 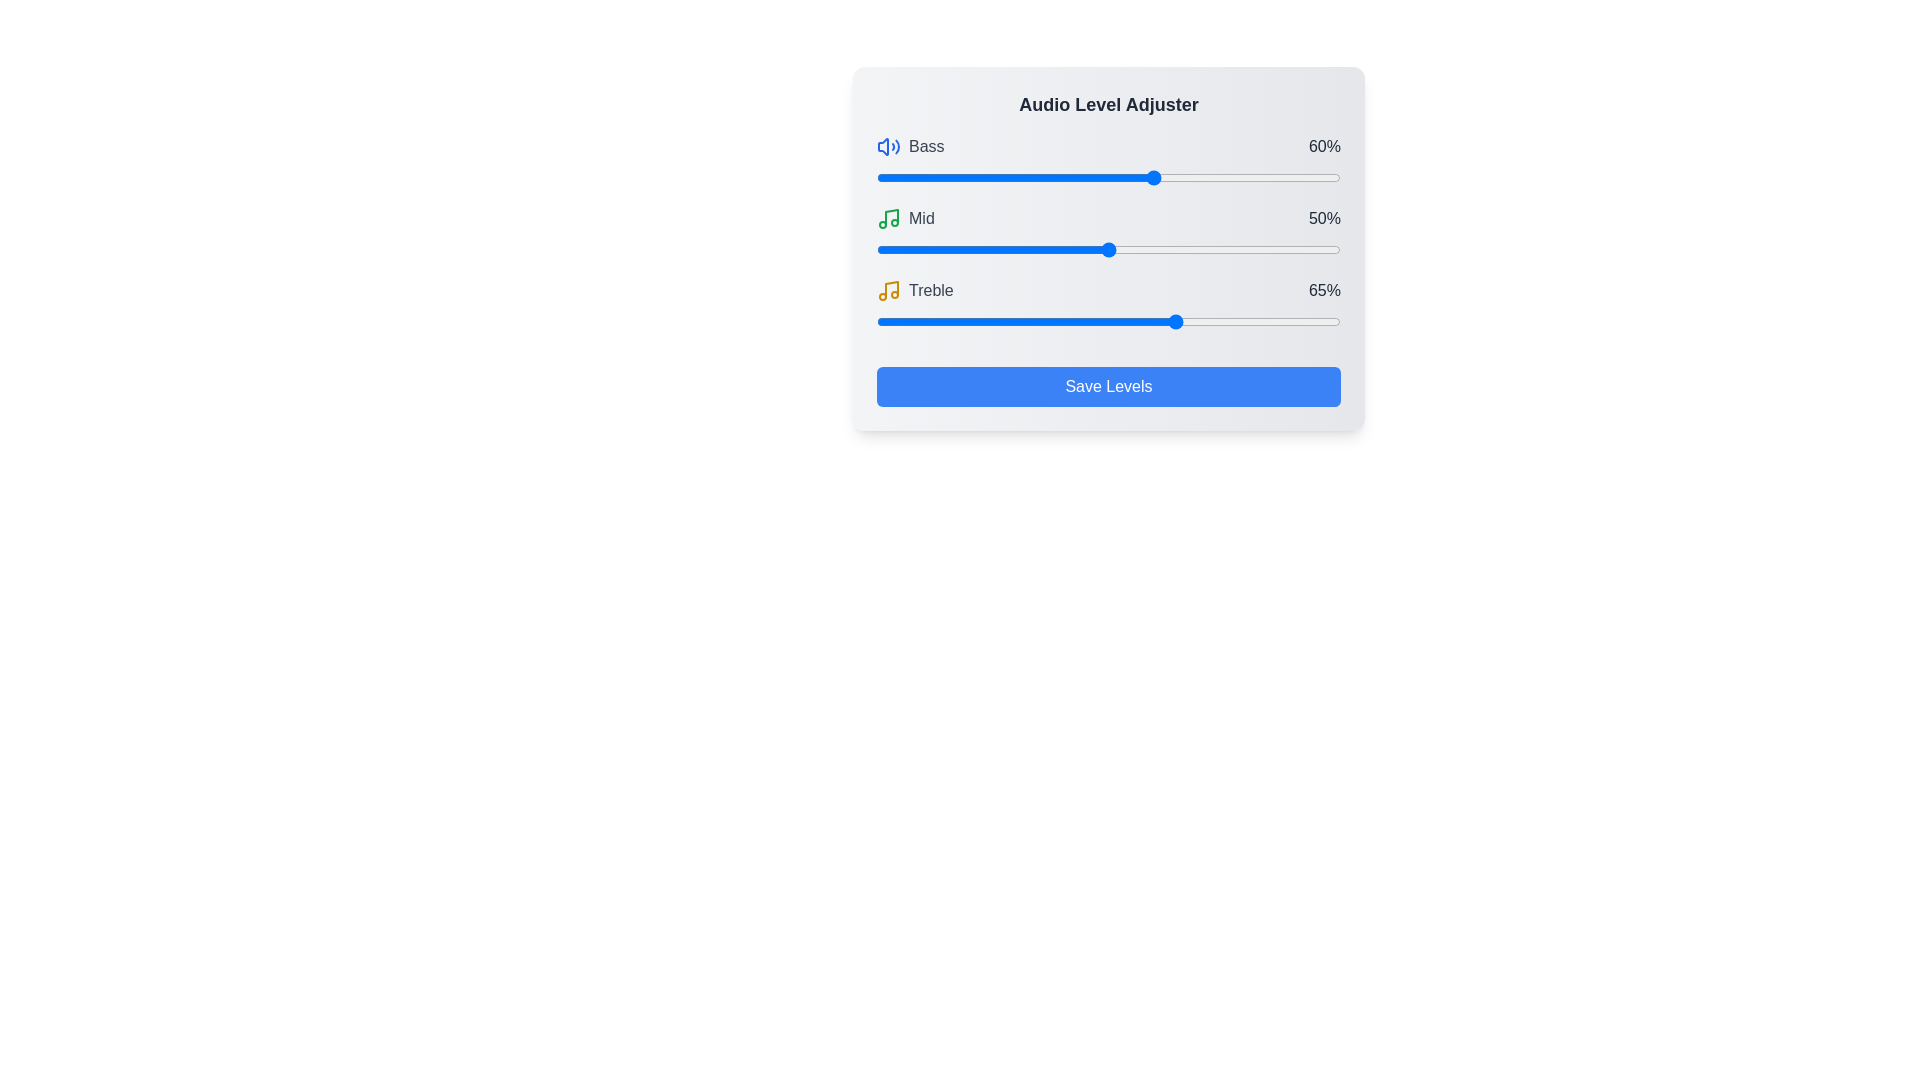 I want to click on the 'Mid' audio level, so click(x=1047, y=249).